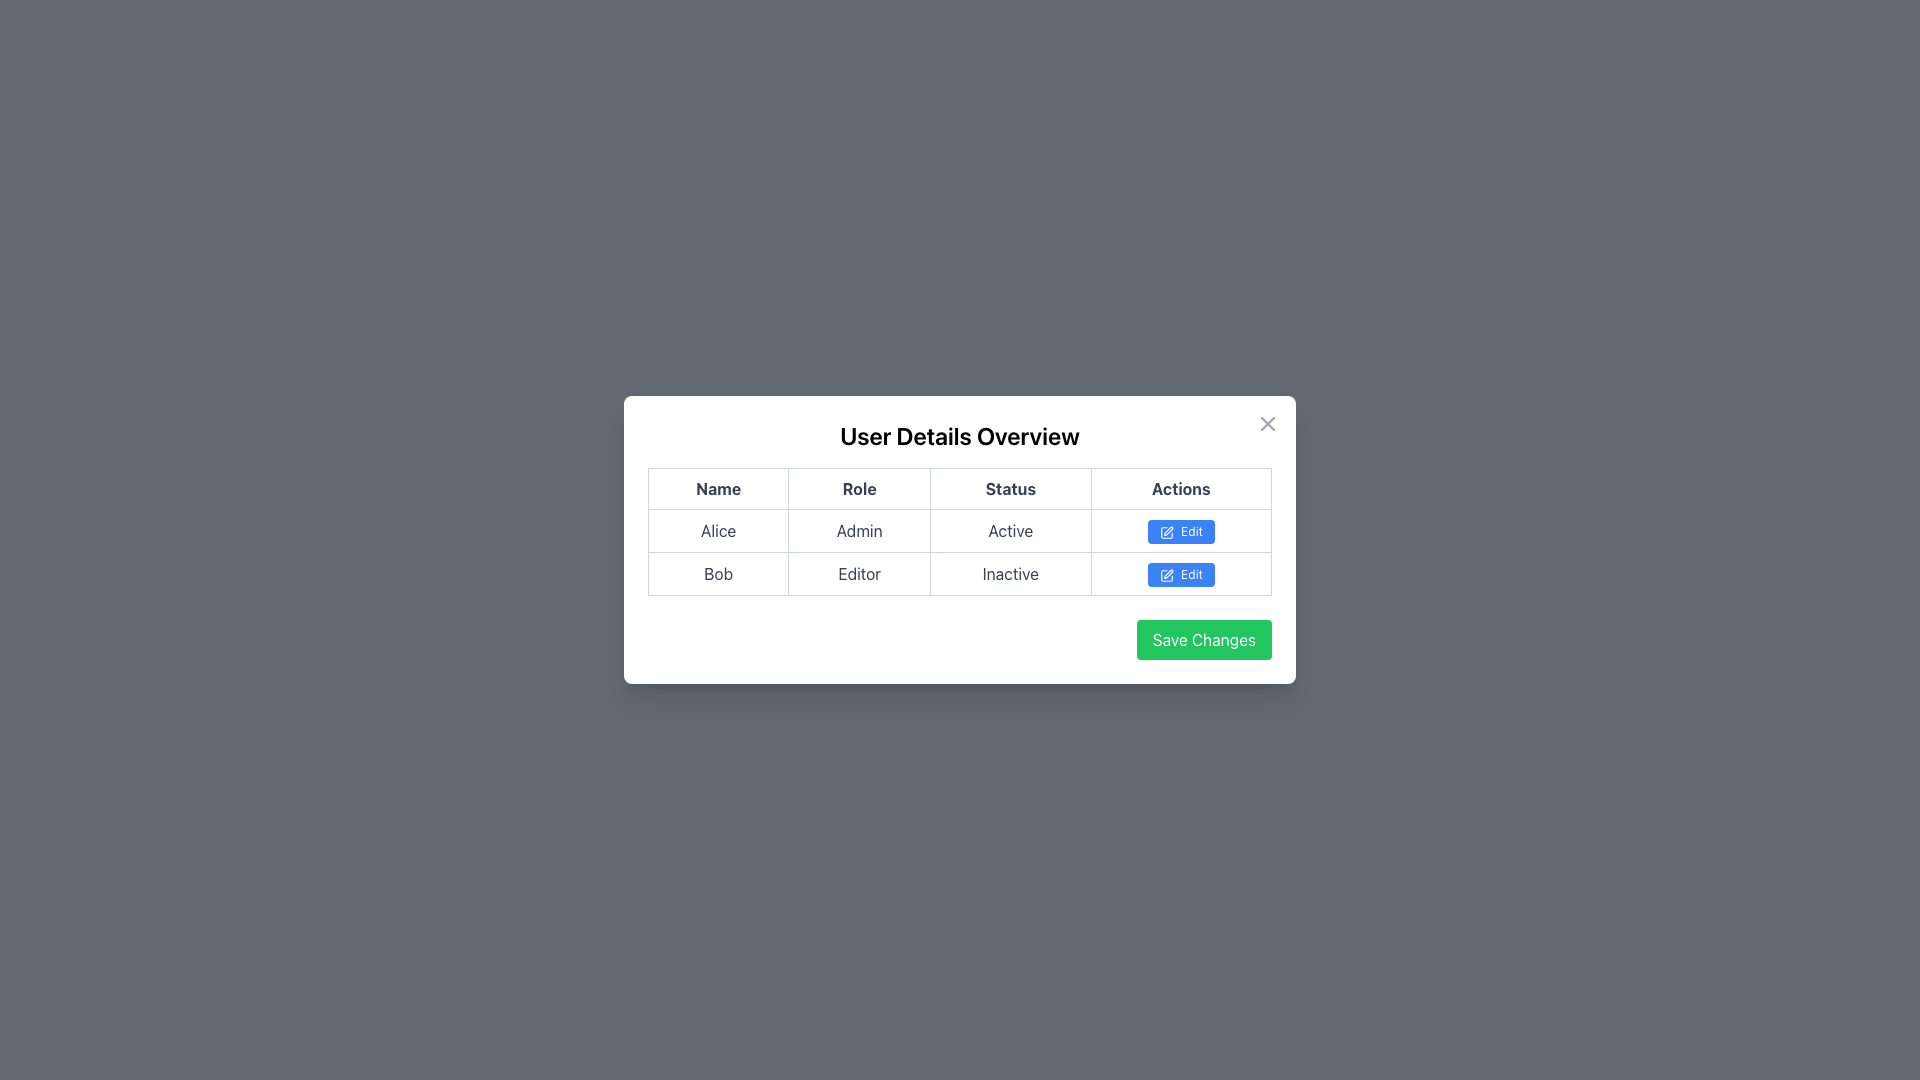  Describe the element at coordinates (1010, 489) in the screenshot. I see `the 'Status' static text header in the table column, which is the third item in the header row, positioned between 'Role' and 'Actions'` at that location.